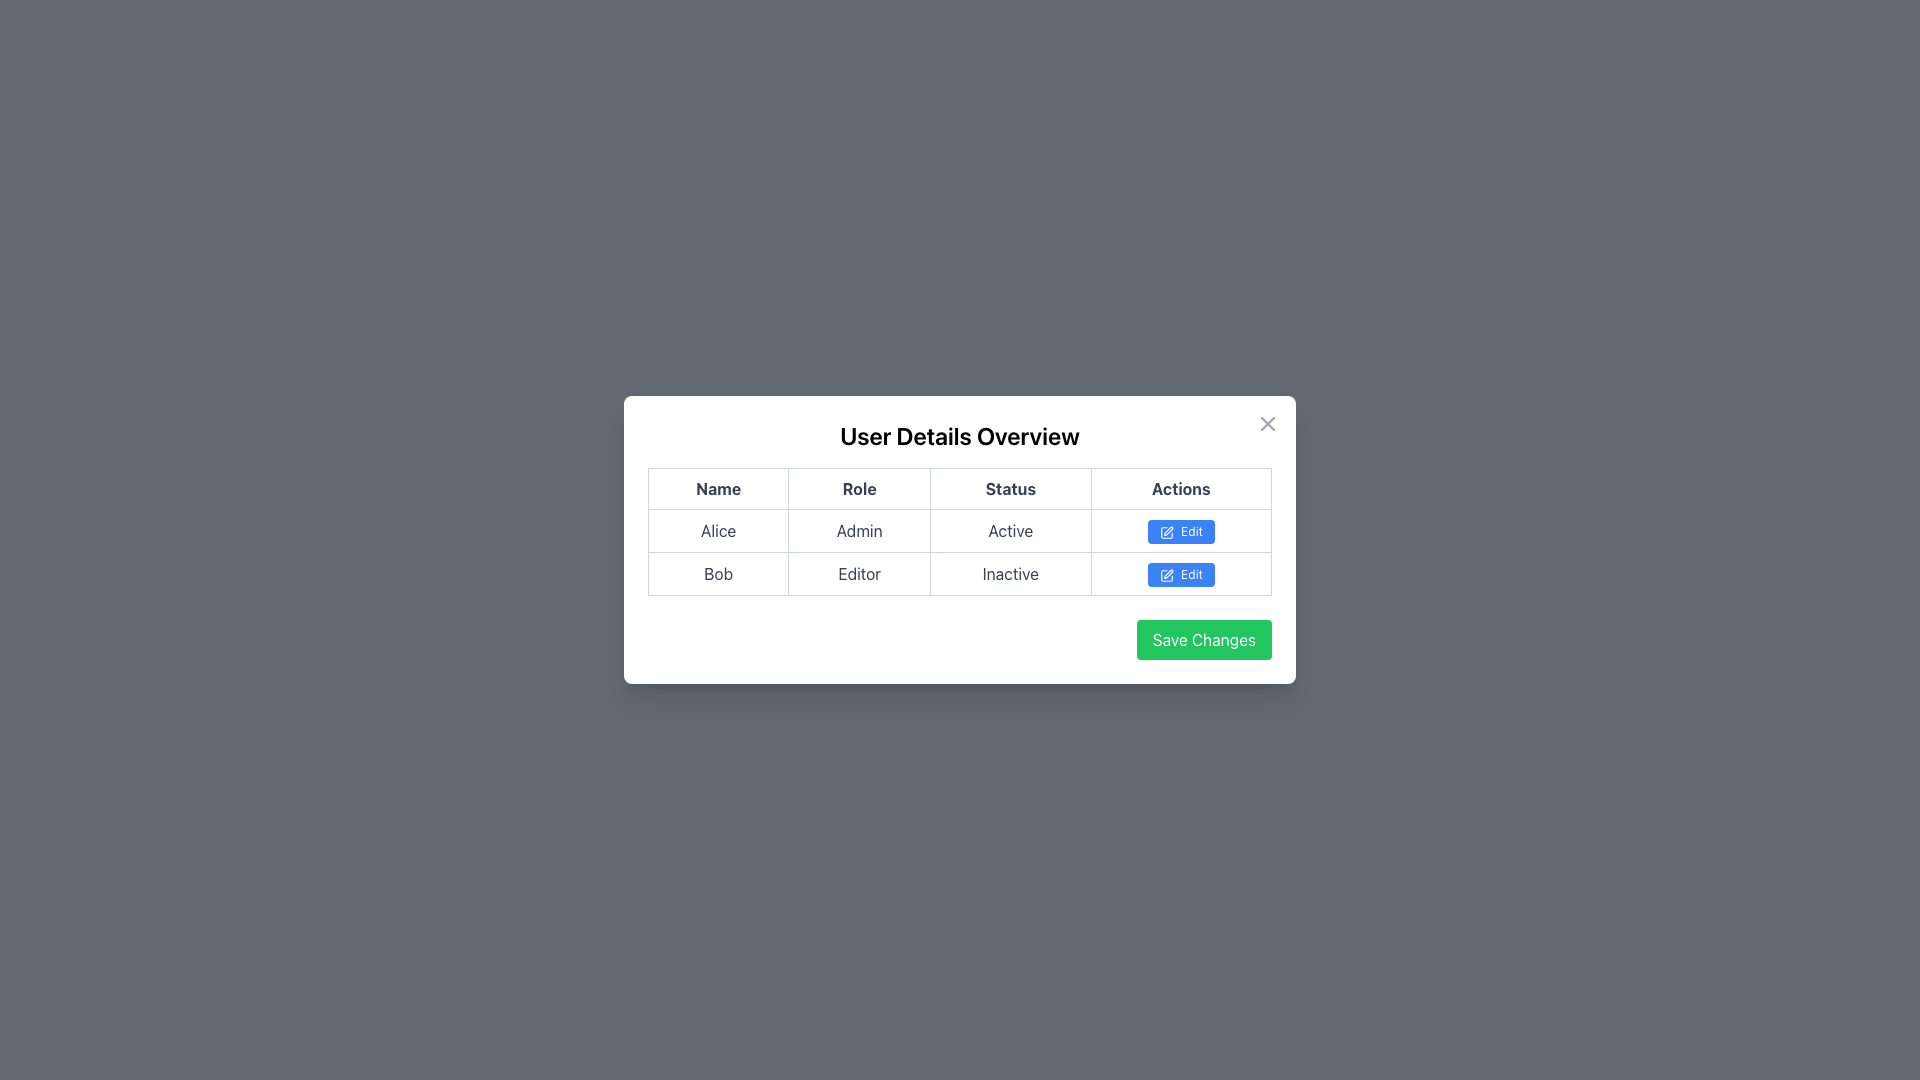  Describe the element at coordinates (1010, 489) in the screenshot. I see `the 'Status' static text header in the table column, which is the third item in the header row, positioned between 'Role' and 'Actions'` at that location.